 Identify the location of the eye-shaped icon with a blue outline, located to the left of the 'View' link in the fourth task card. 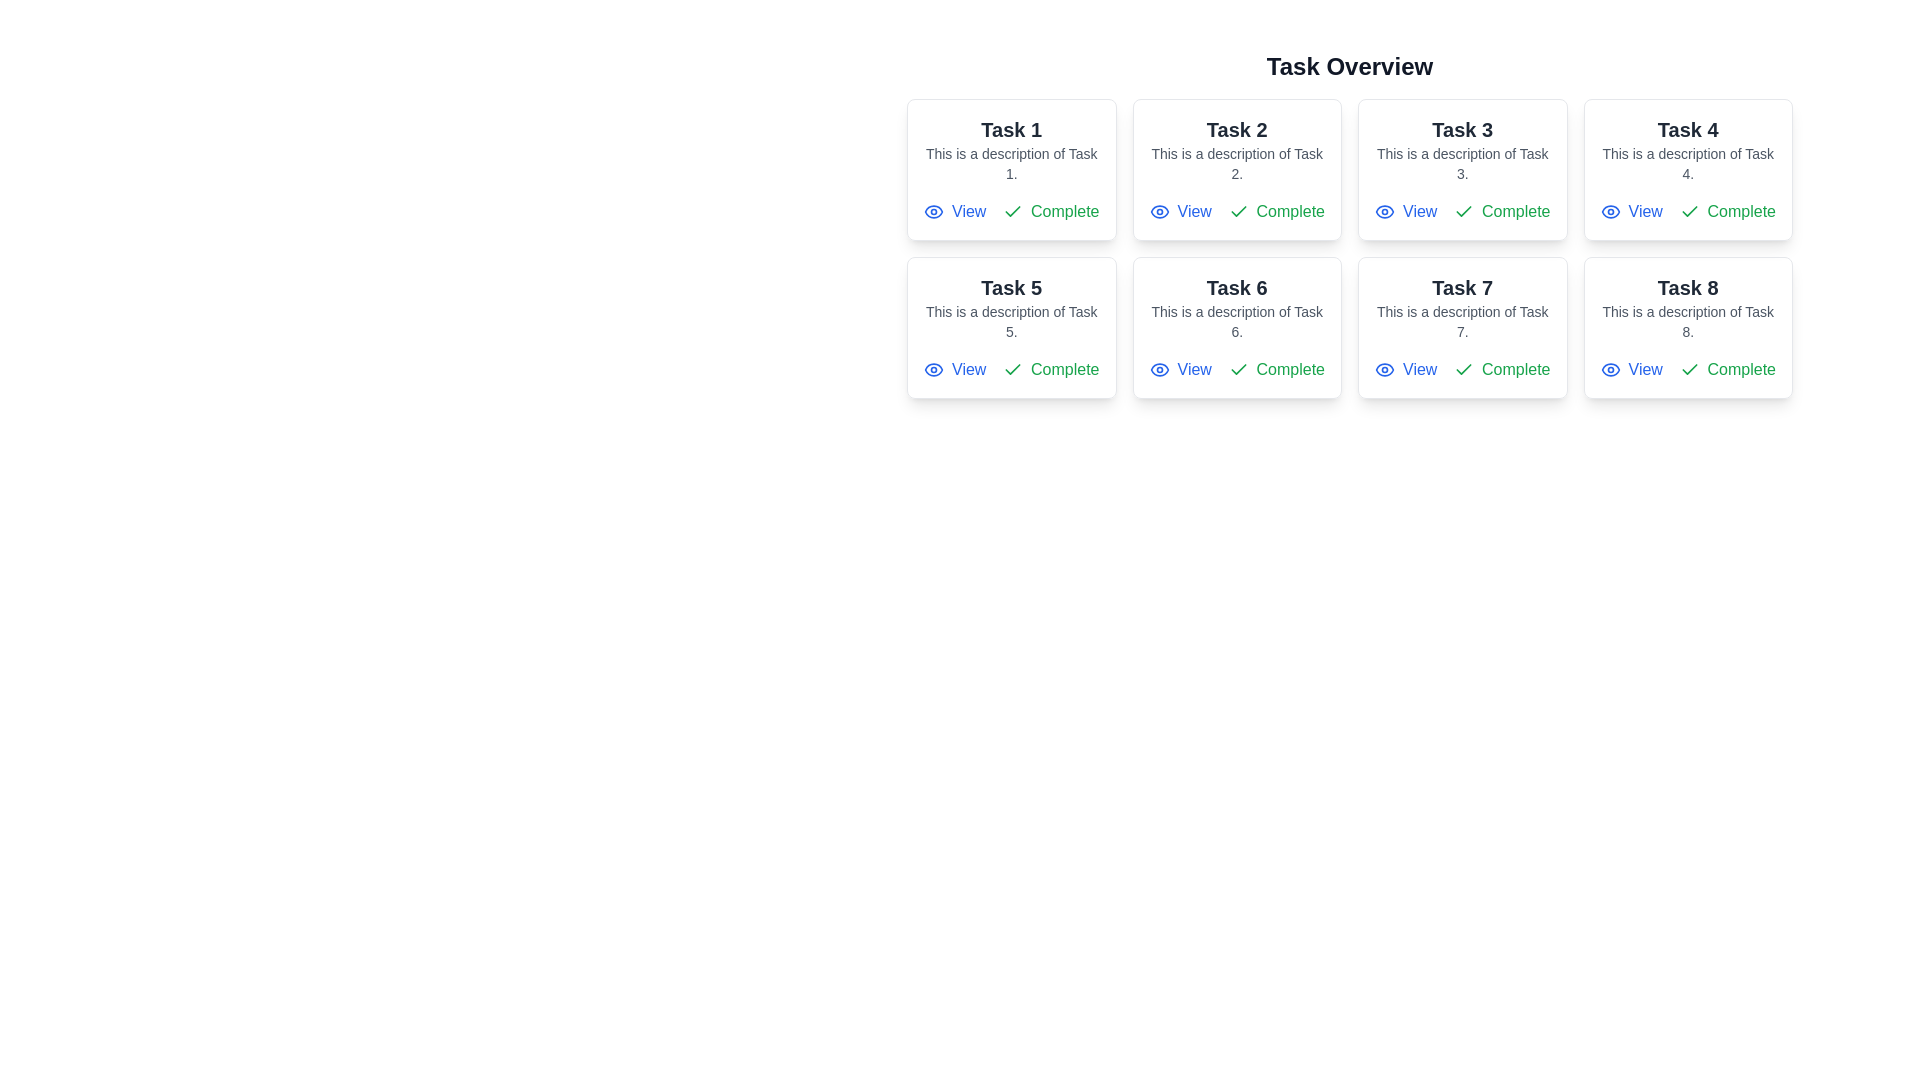
(1610, 212).